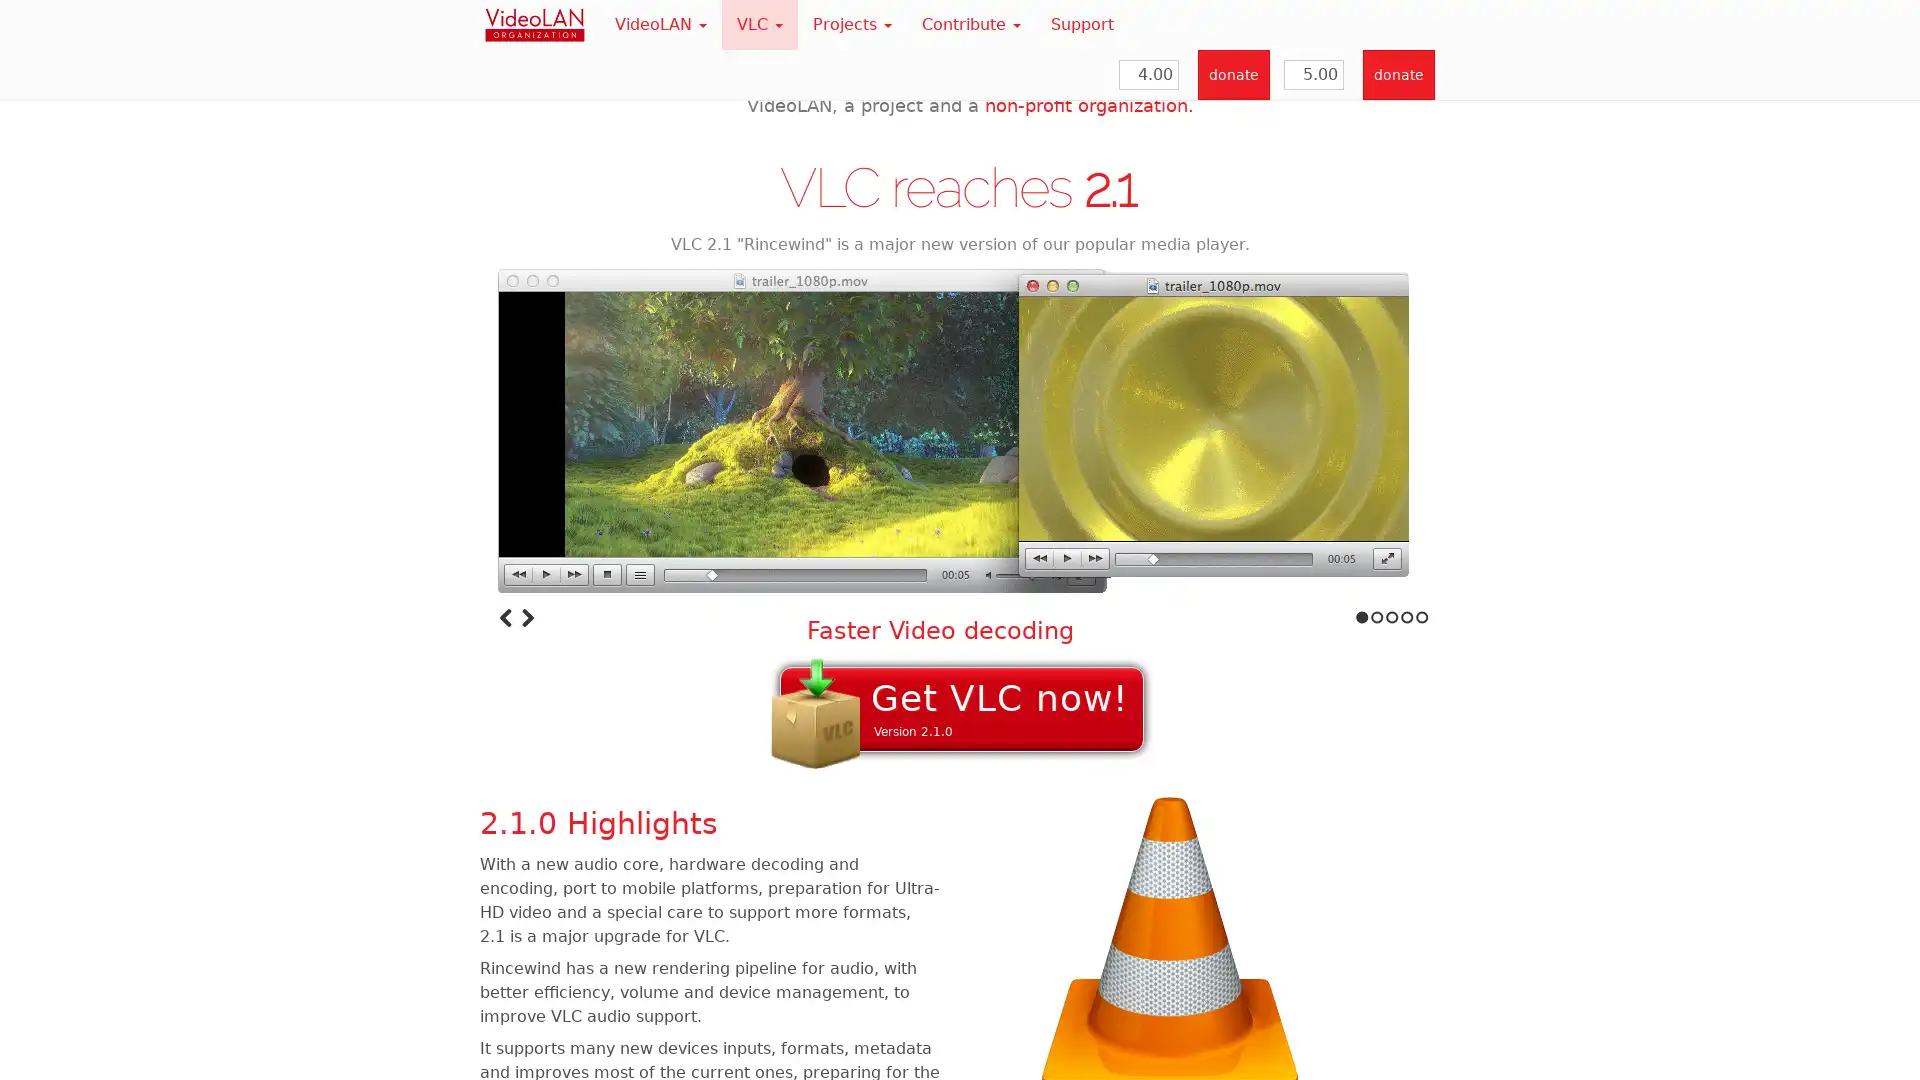 Image resolution: width=1920 pixels, height=1080 pixels. What do you see at coordinates (1397, 73) in the screenshot?
I see `donate` at bounding box center [1397, 73].